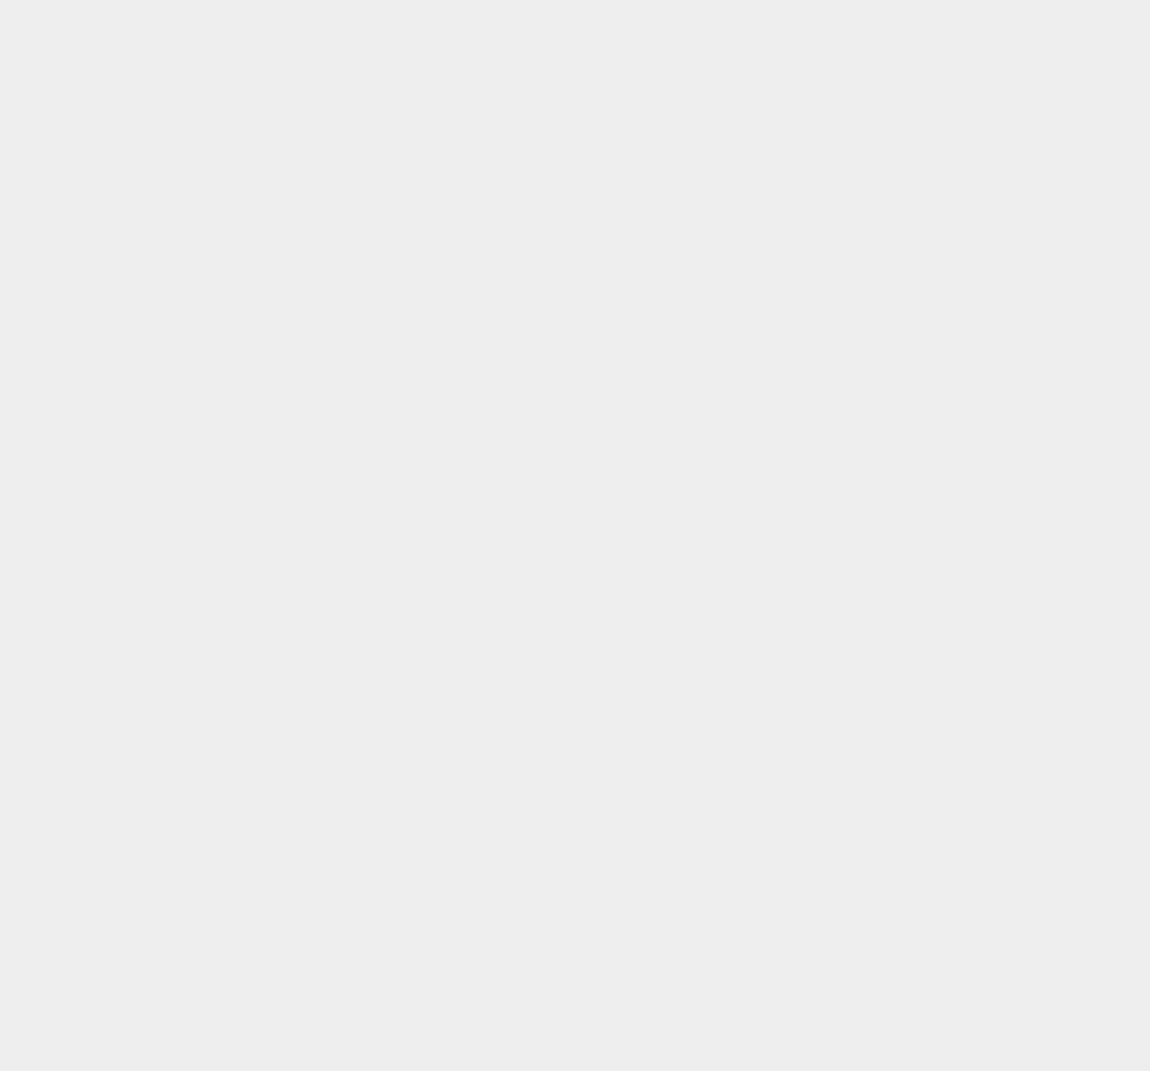 The height and width of the screenshot is (1071, 1150). What do you see at coordinates (839, 90) in the screenshot?
I see `'Magento'` at bounding box center [839, 90].